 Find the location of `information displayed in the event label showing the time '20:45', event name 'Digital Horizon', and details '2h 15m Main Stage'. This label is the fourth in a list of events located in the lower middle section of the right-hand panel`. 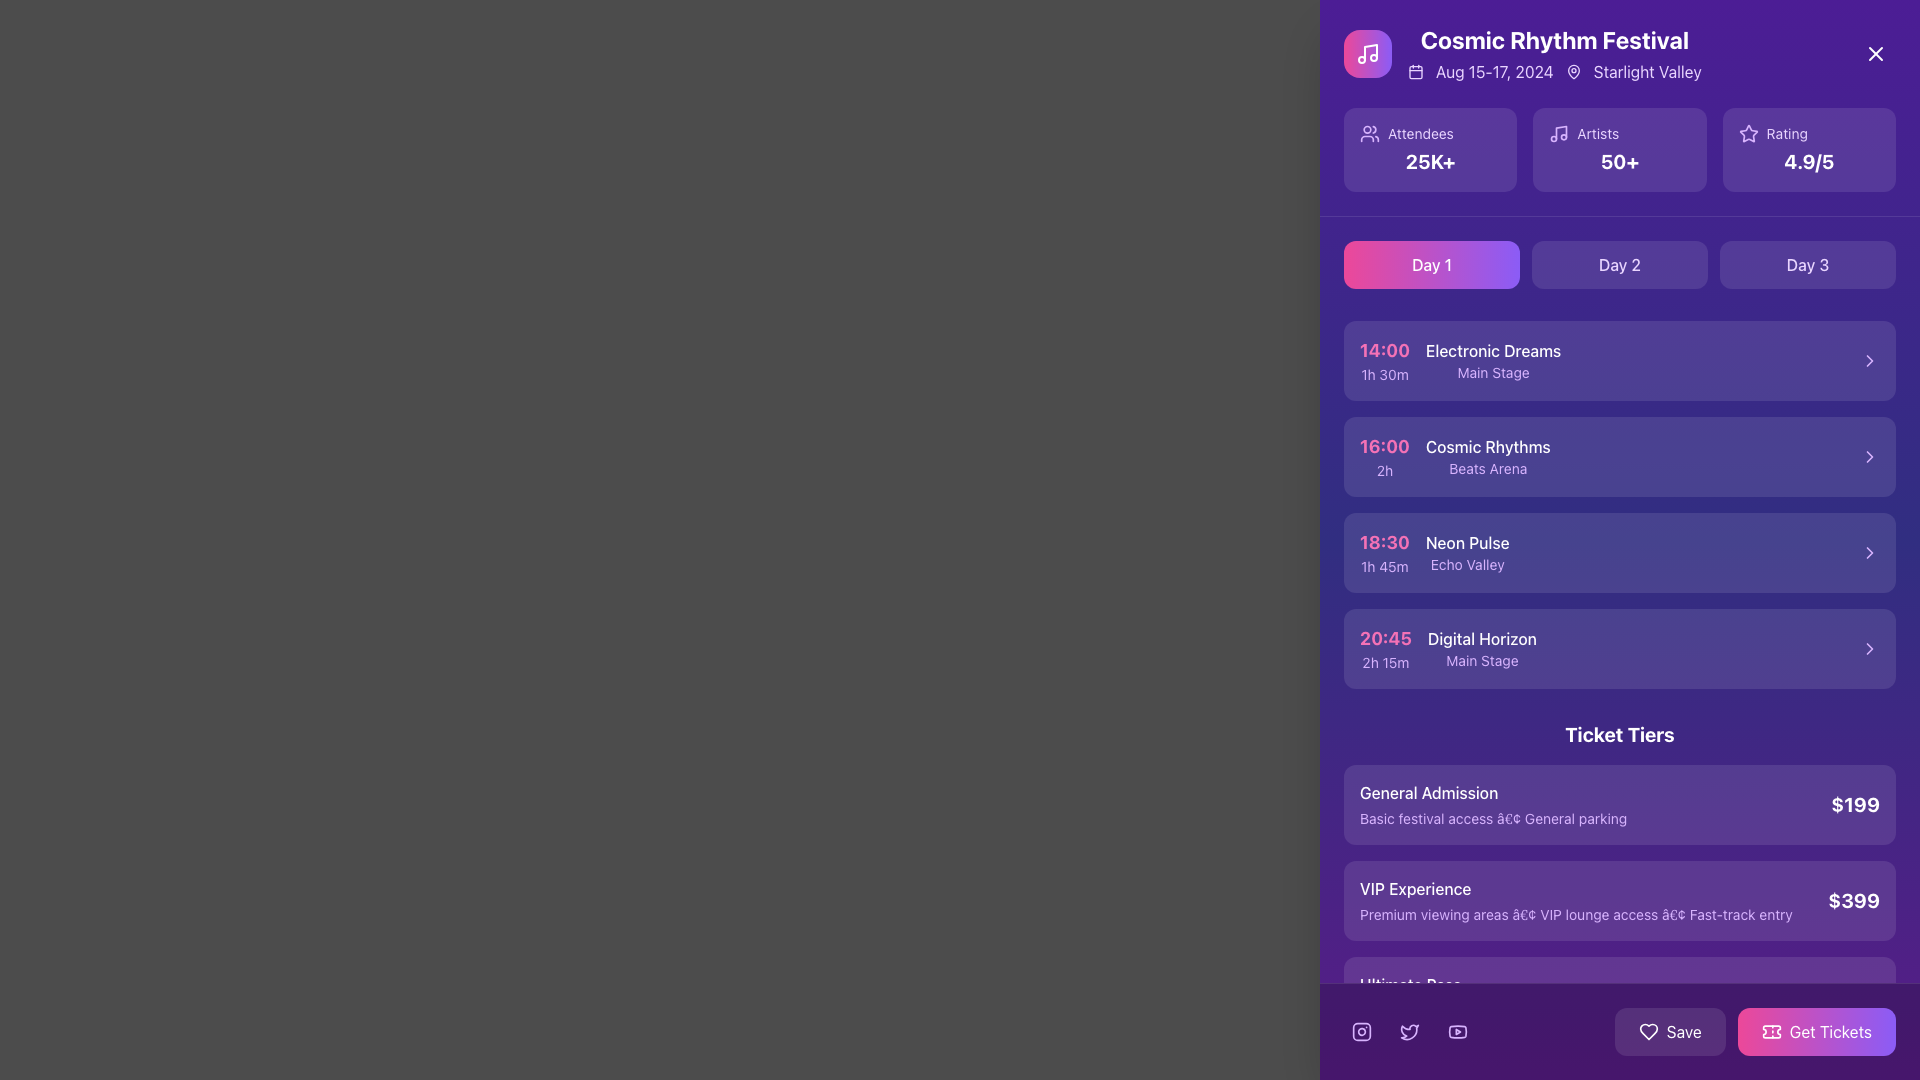

information displayed in the event label showing the time '20:45', event name 'Digital Horizon', and details '2h 15m Main Stage'. This label is the fourth in a list of events located in the lower middle section of the right-hand panel is located at coordinates (1448, 648).